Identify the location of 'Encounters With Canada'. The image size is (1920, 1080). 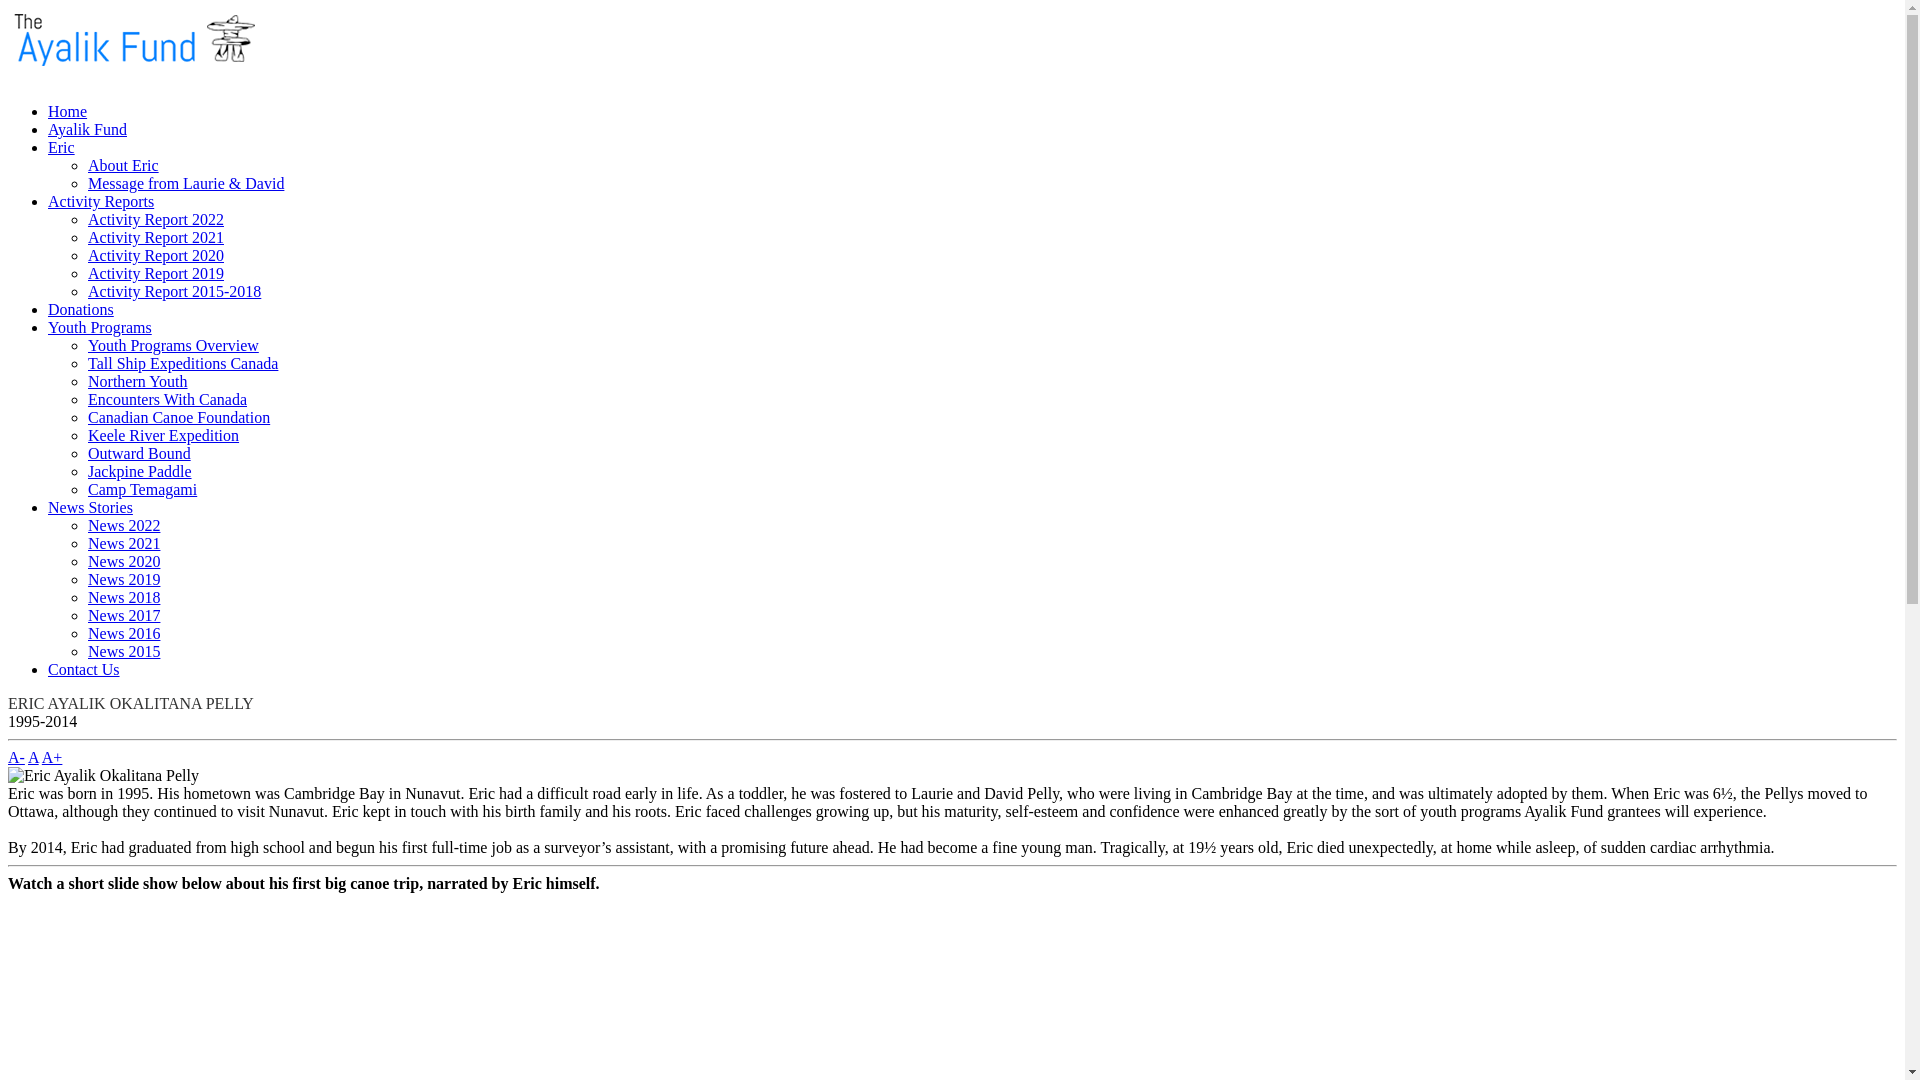
(167, 399).